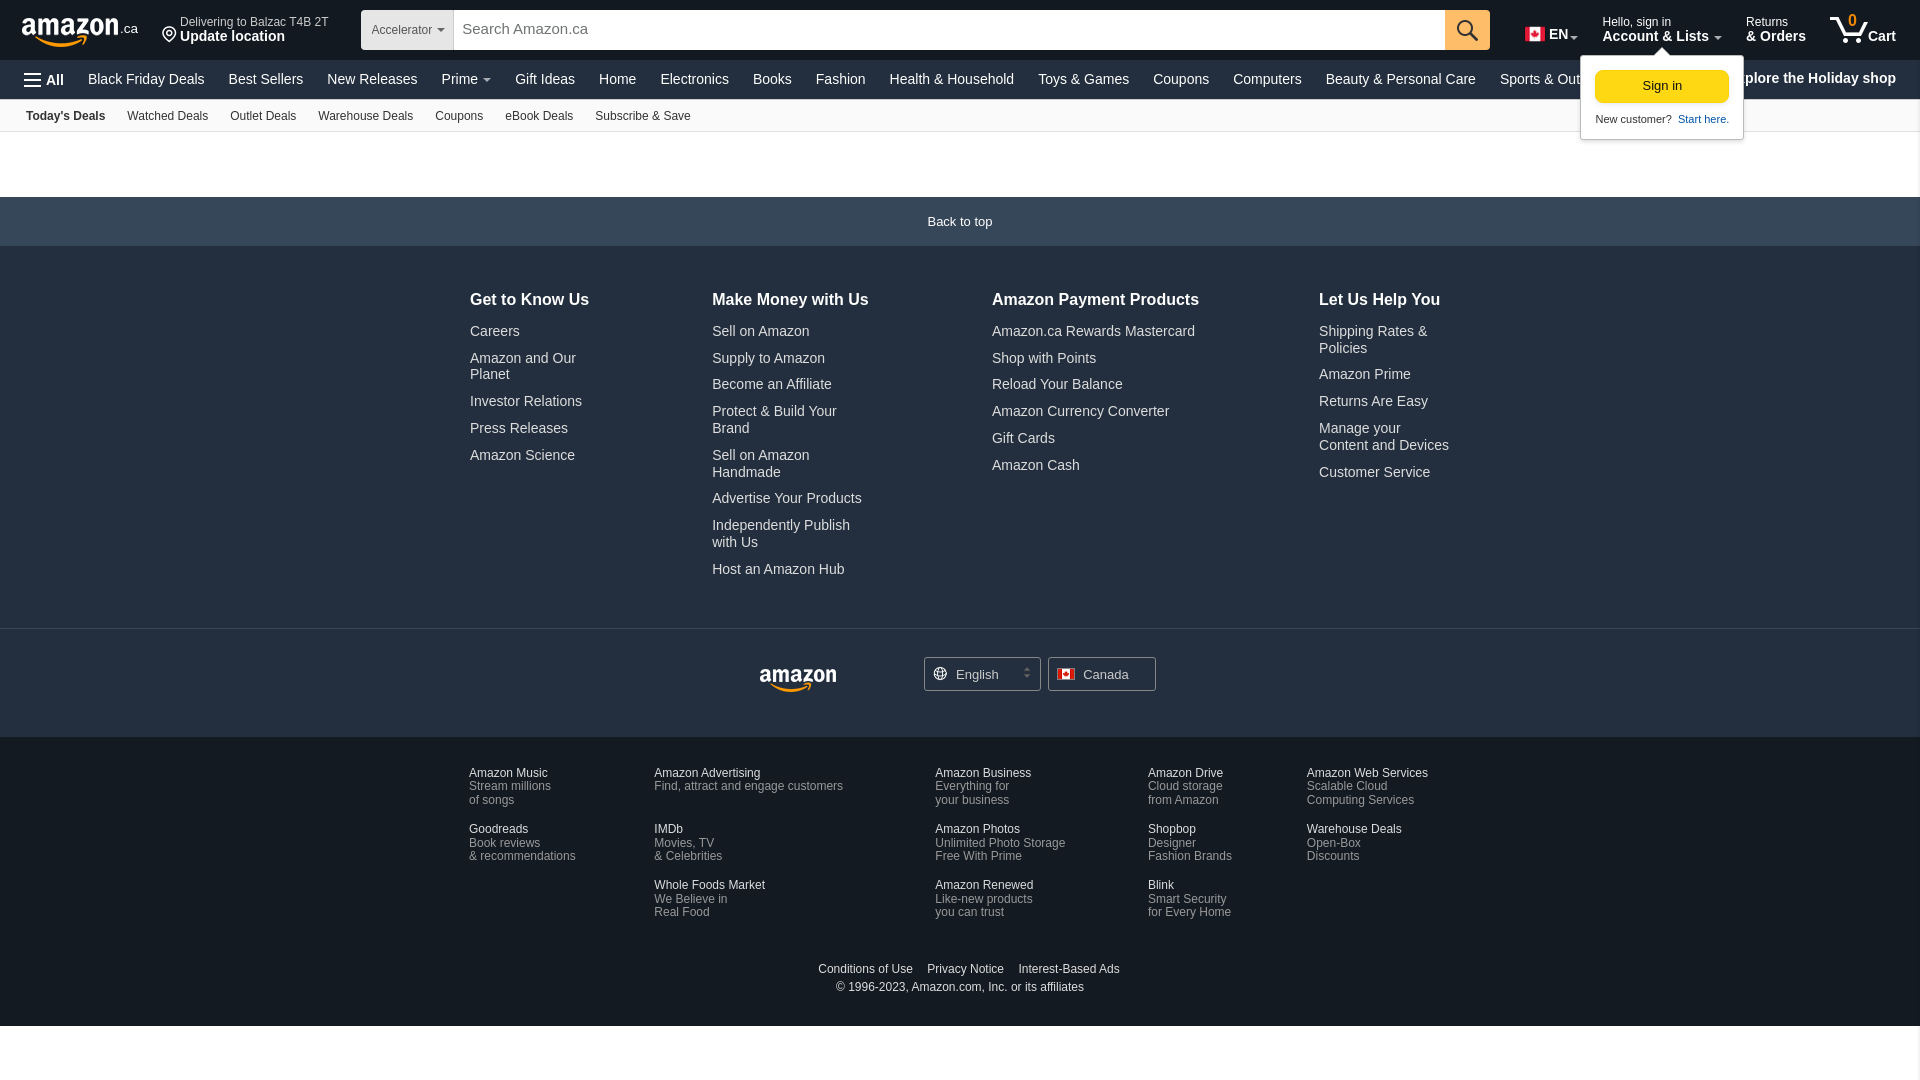 This screenshot has height=1080, width=1920. I want to click on 'Hello, sign in, so click(1592, 30).